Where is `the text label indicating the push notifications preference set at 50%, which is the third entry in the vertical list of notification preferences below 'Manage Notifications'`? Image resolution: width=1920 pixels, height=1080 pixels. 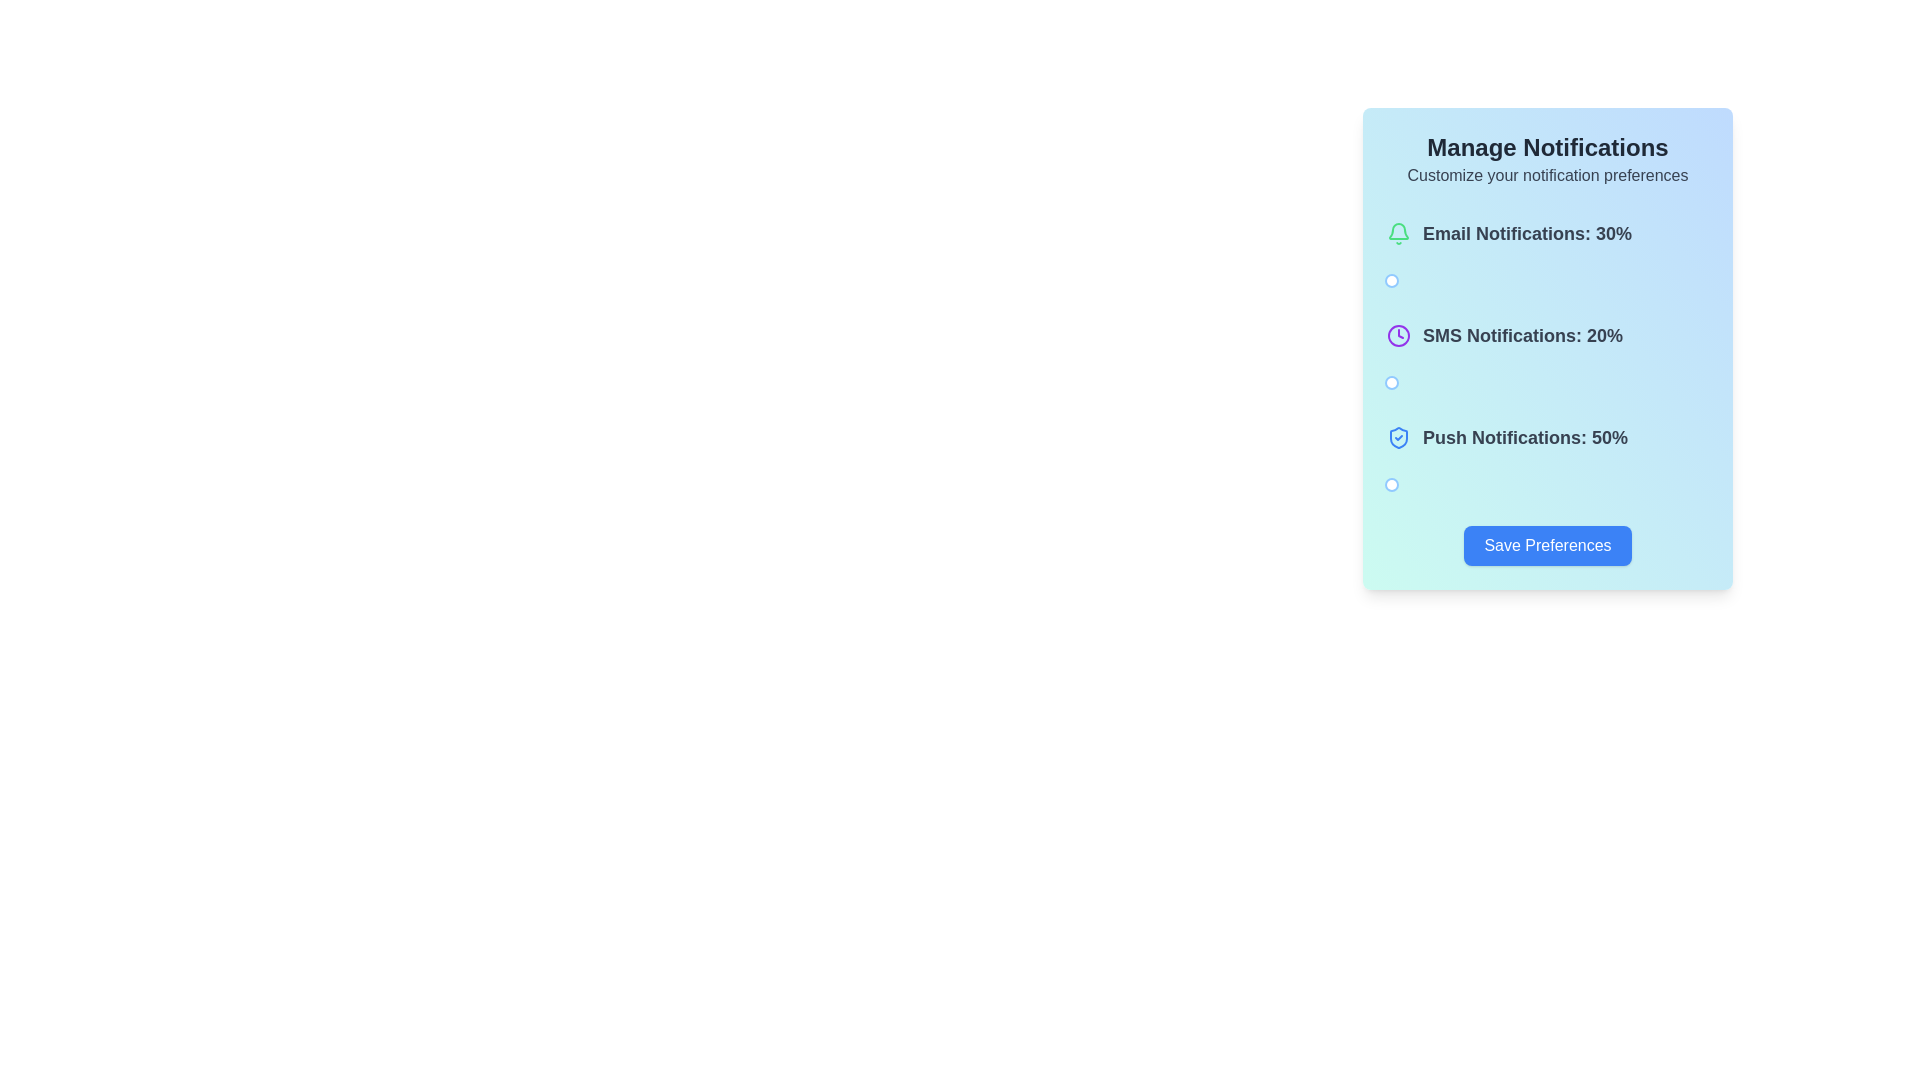 the text label indicating the push notifications preference set at 50%, which is the third entry in the vertical list of notification preferences below 'Manage Notifications' is located at coordinates (1524, 437).